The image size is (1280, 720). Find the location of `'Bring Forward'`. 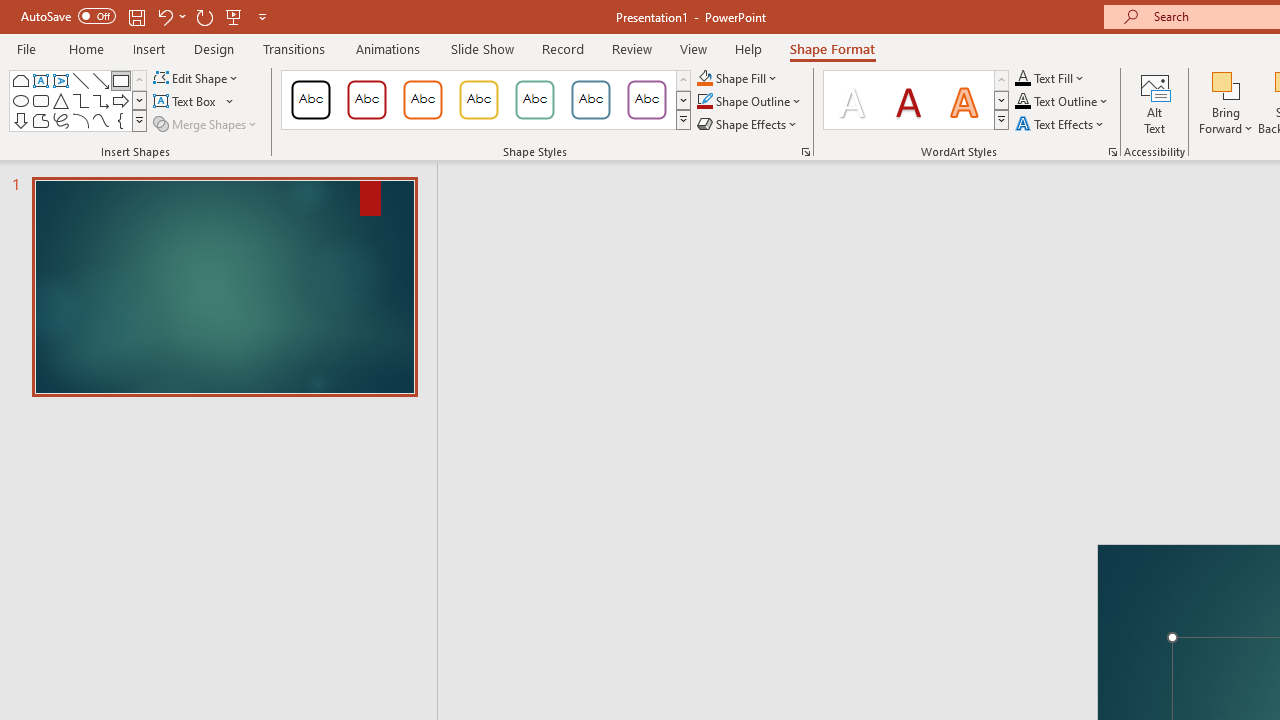

'Bring Forward' is located at coordinates (1225, 84).